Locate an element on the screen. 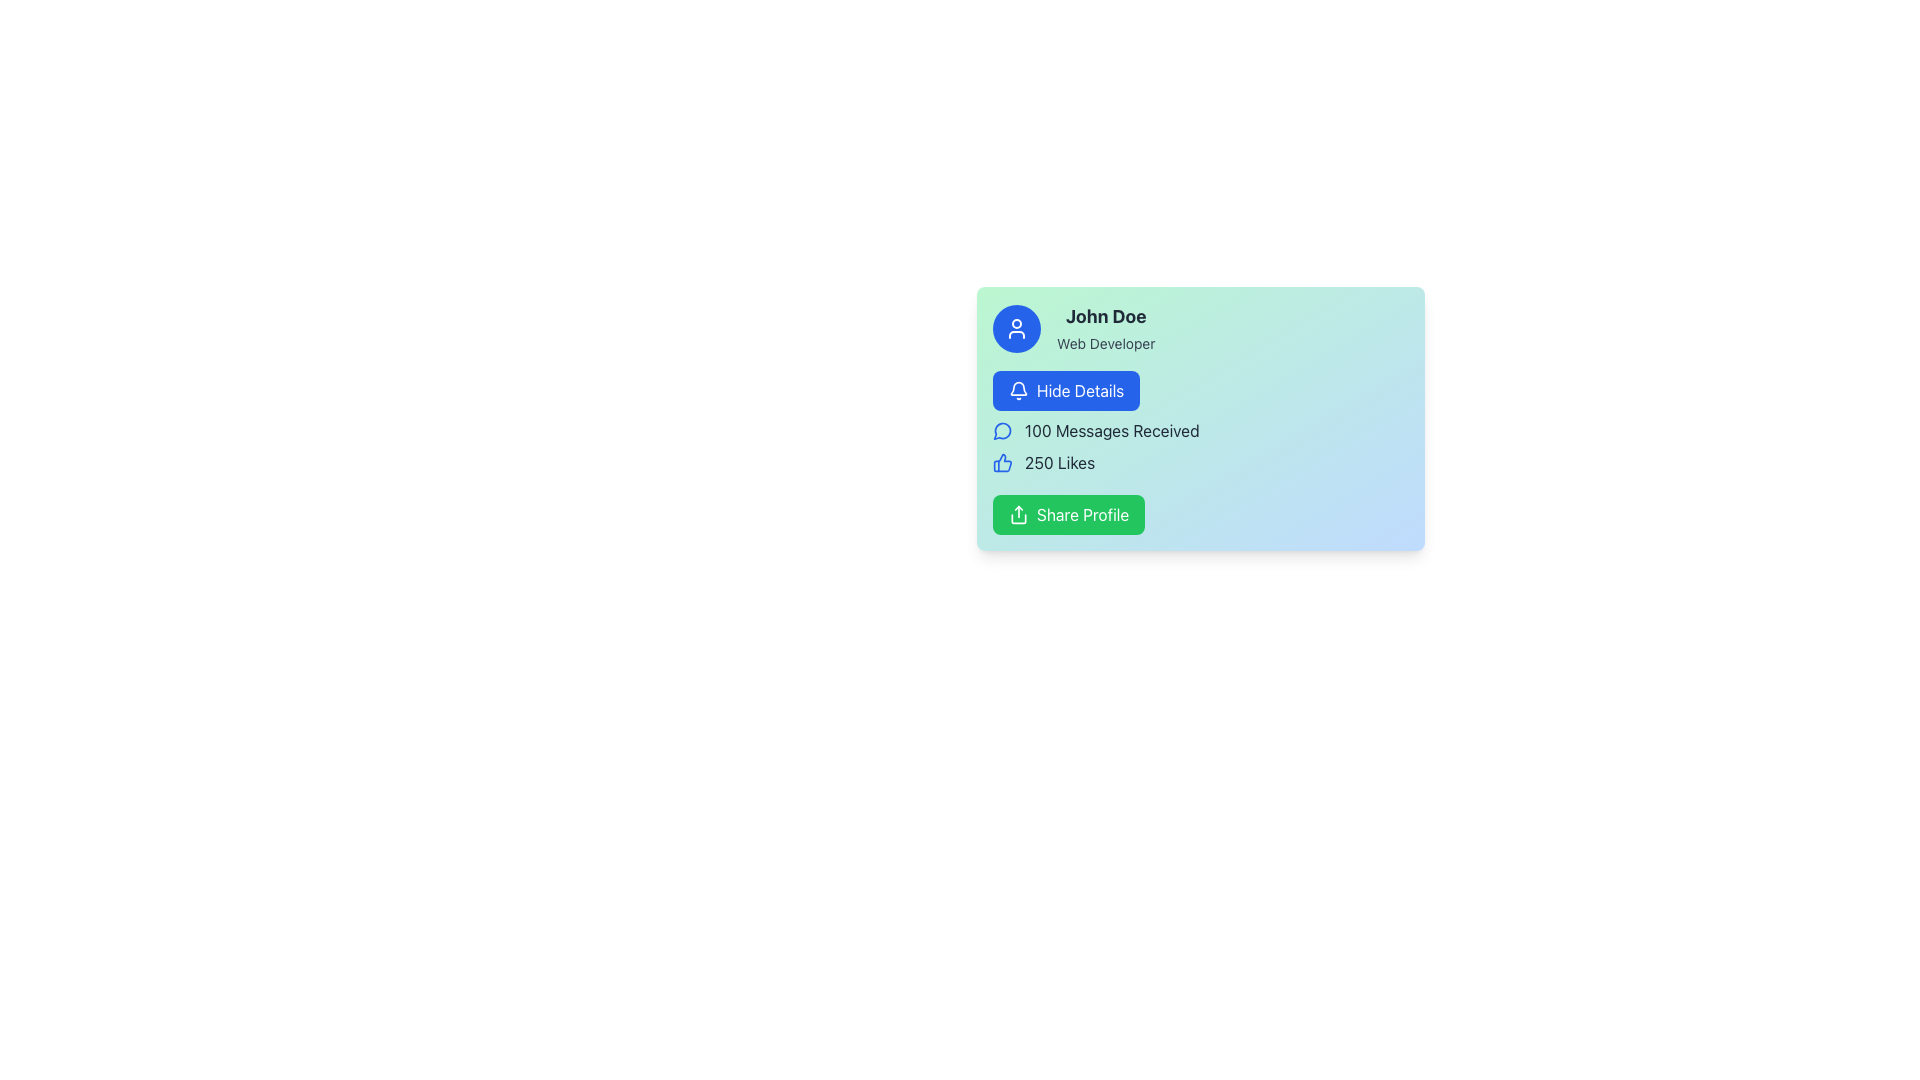 Image resolution: width=1920 pixels, height=1080 pixels. the thumbs-up icon located below the vertical stem, adjacent to the text '250 Likes' is located at coordinates (1003, 462).